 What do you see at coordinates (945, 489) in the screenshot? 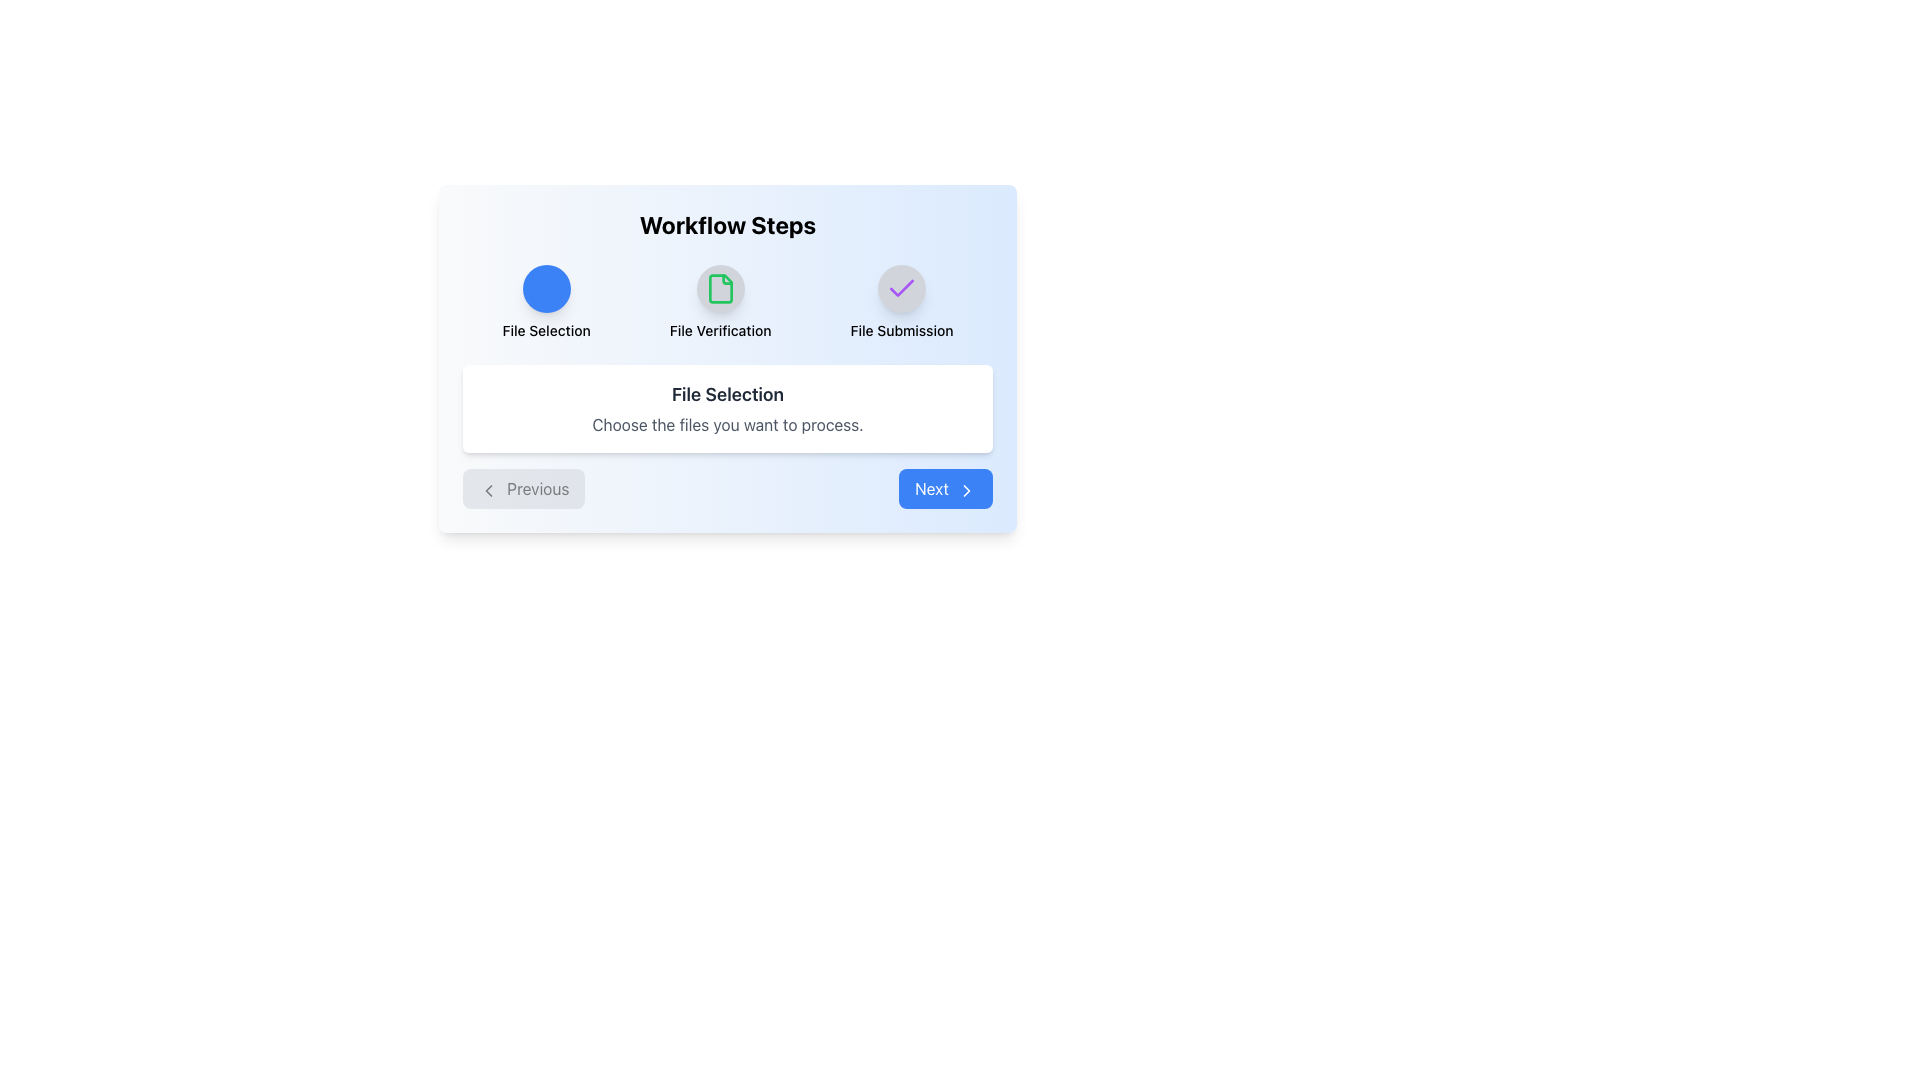
I see `the rectangular 'Next' button with white text on a blue background` at bounding box center [945, 489].